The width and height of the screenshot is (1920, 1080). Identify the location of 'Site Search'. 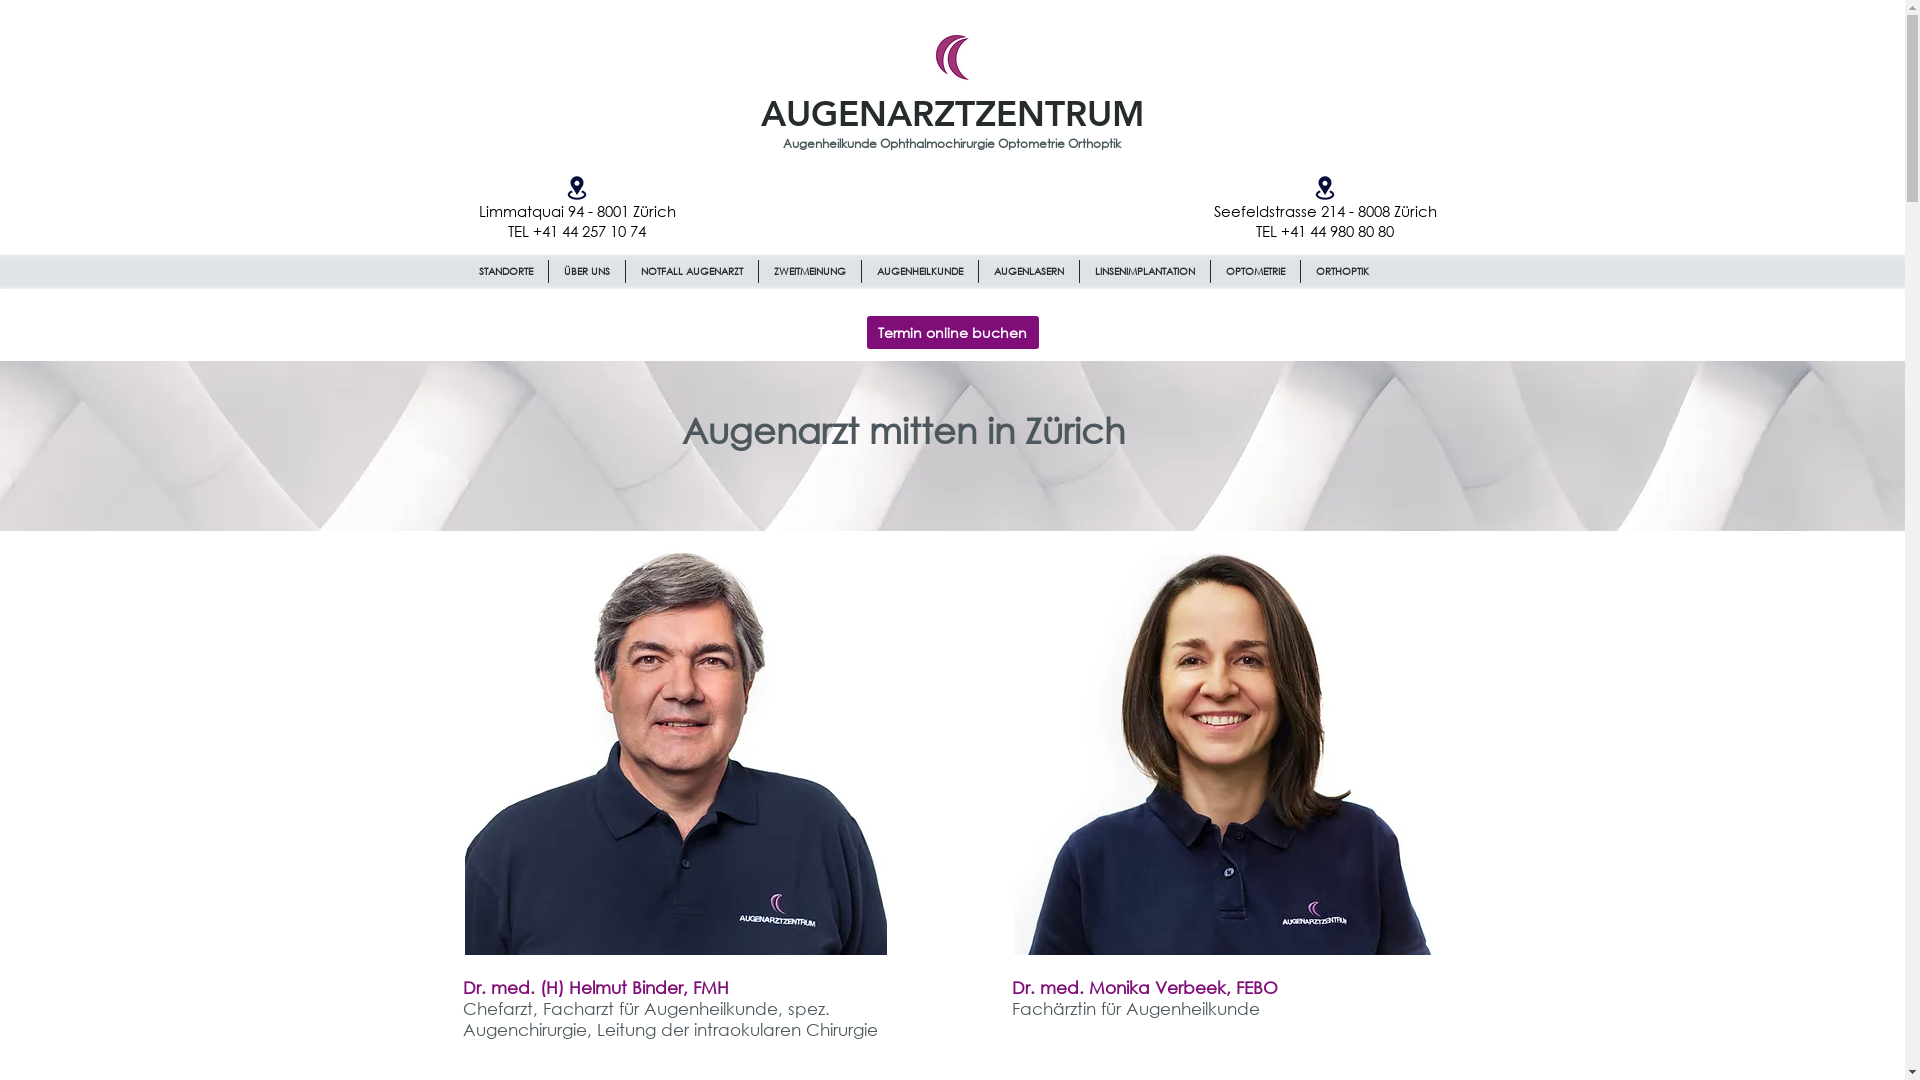
(1324, 315).